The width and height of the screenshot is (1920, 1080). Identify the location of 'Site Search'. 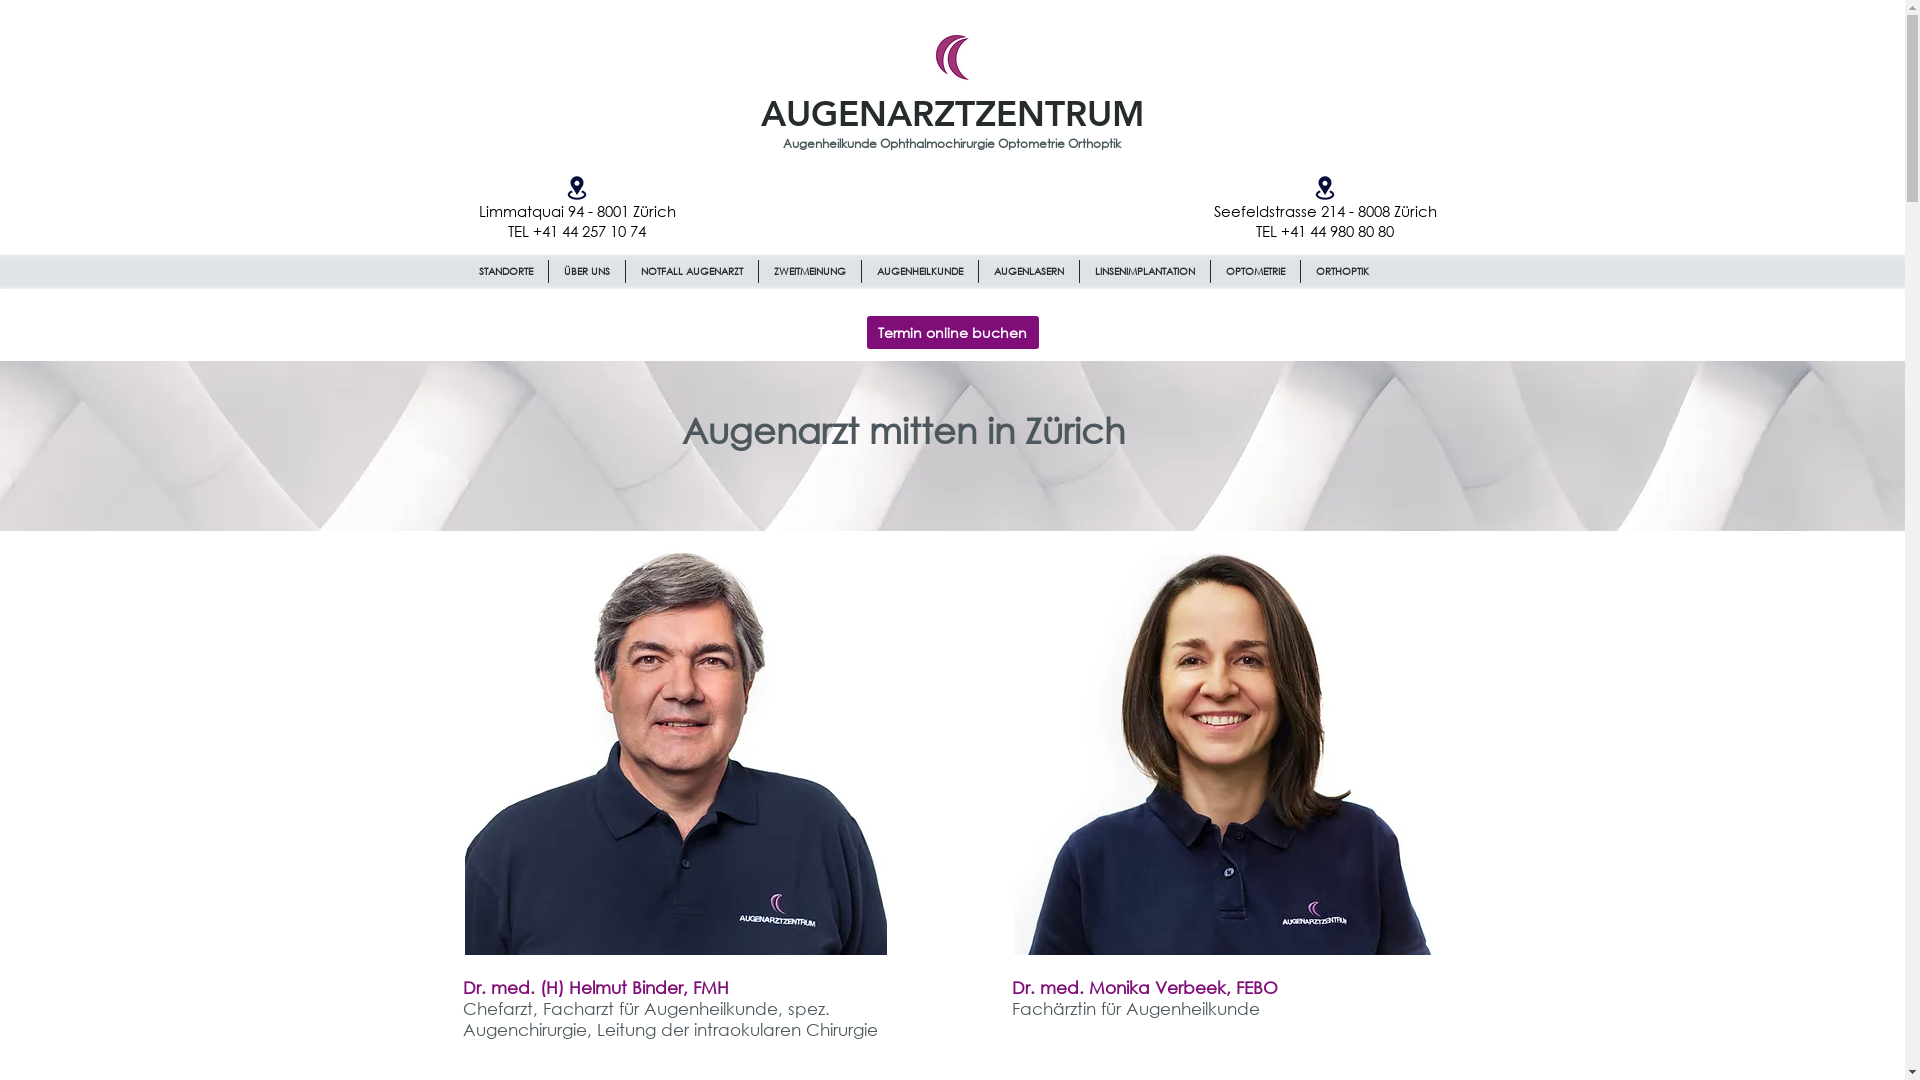
(1324, 315).